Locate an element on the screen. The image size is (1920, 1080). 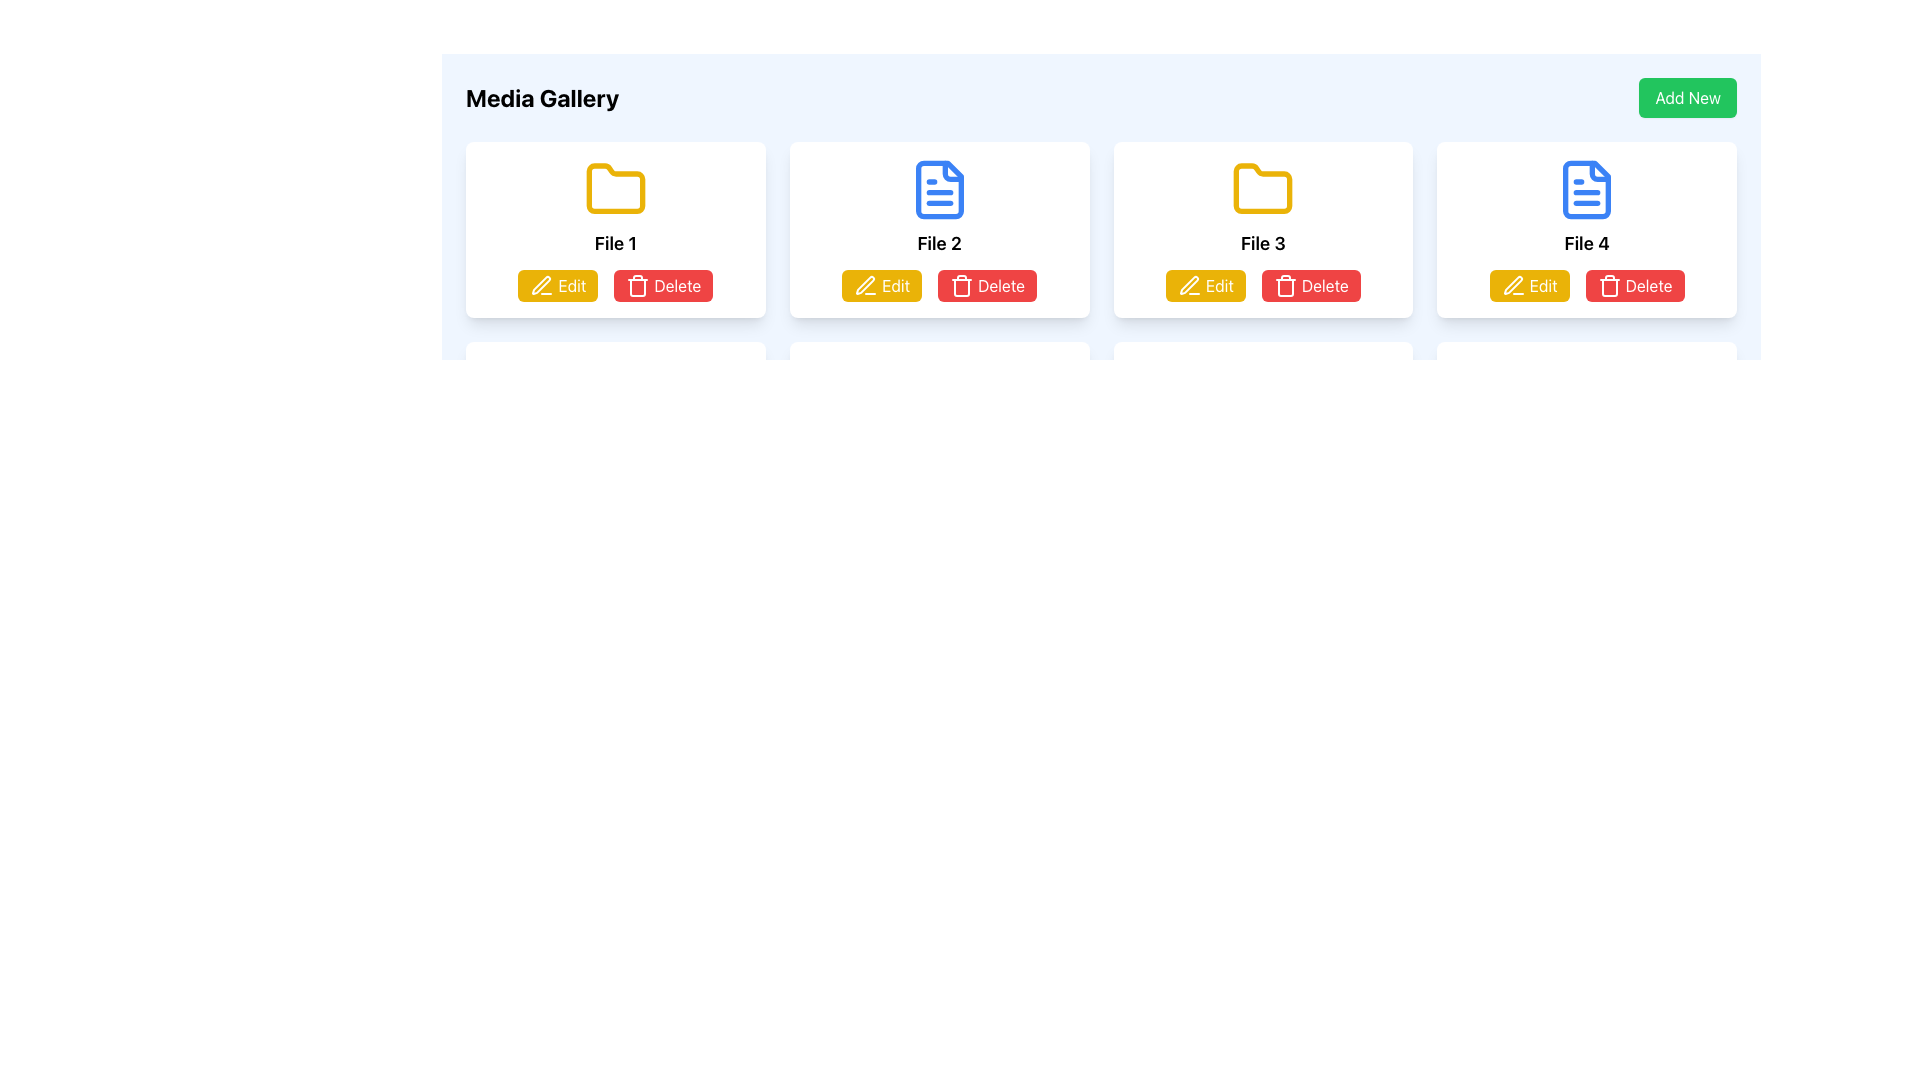
the trash can icon located within the delete button of the card labeled 'File 4', which is positioned at the bottom right of the card is located at coordinates (1609, 288).